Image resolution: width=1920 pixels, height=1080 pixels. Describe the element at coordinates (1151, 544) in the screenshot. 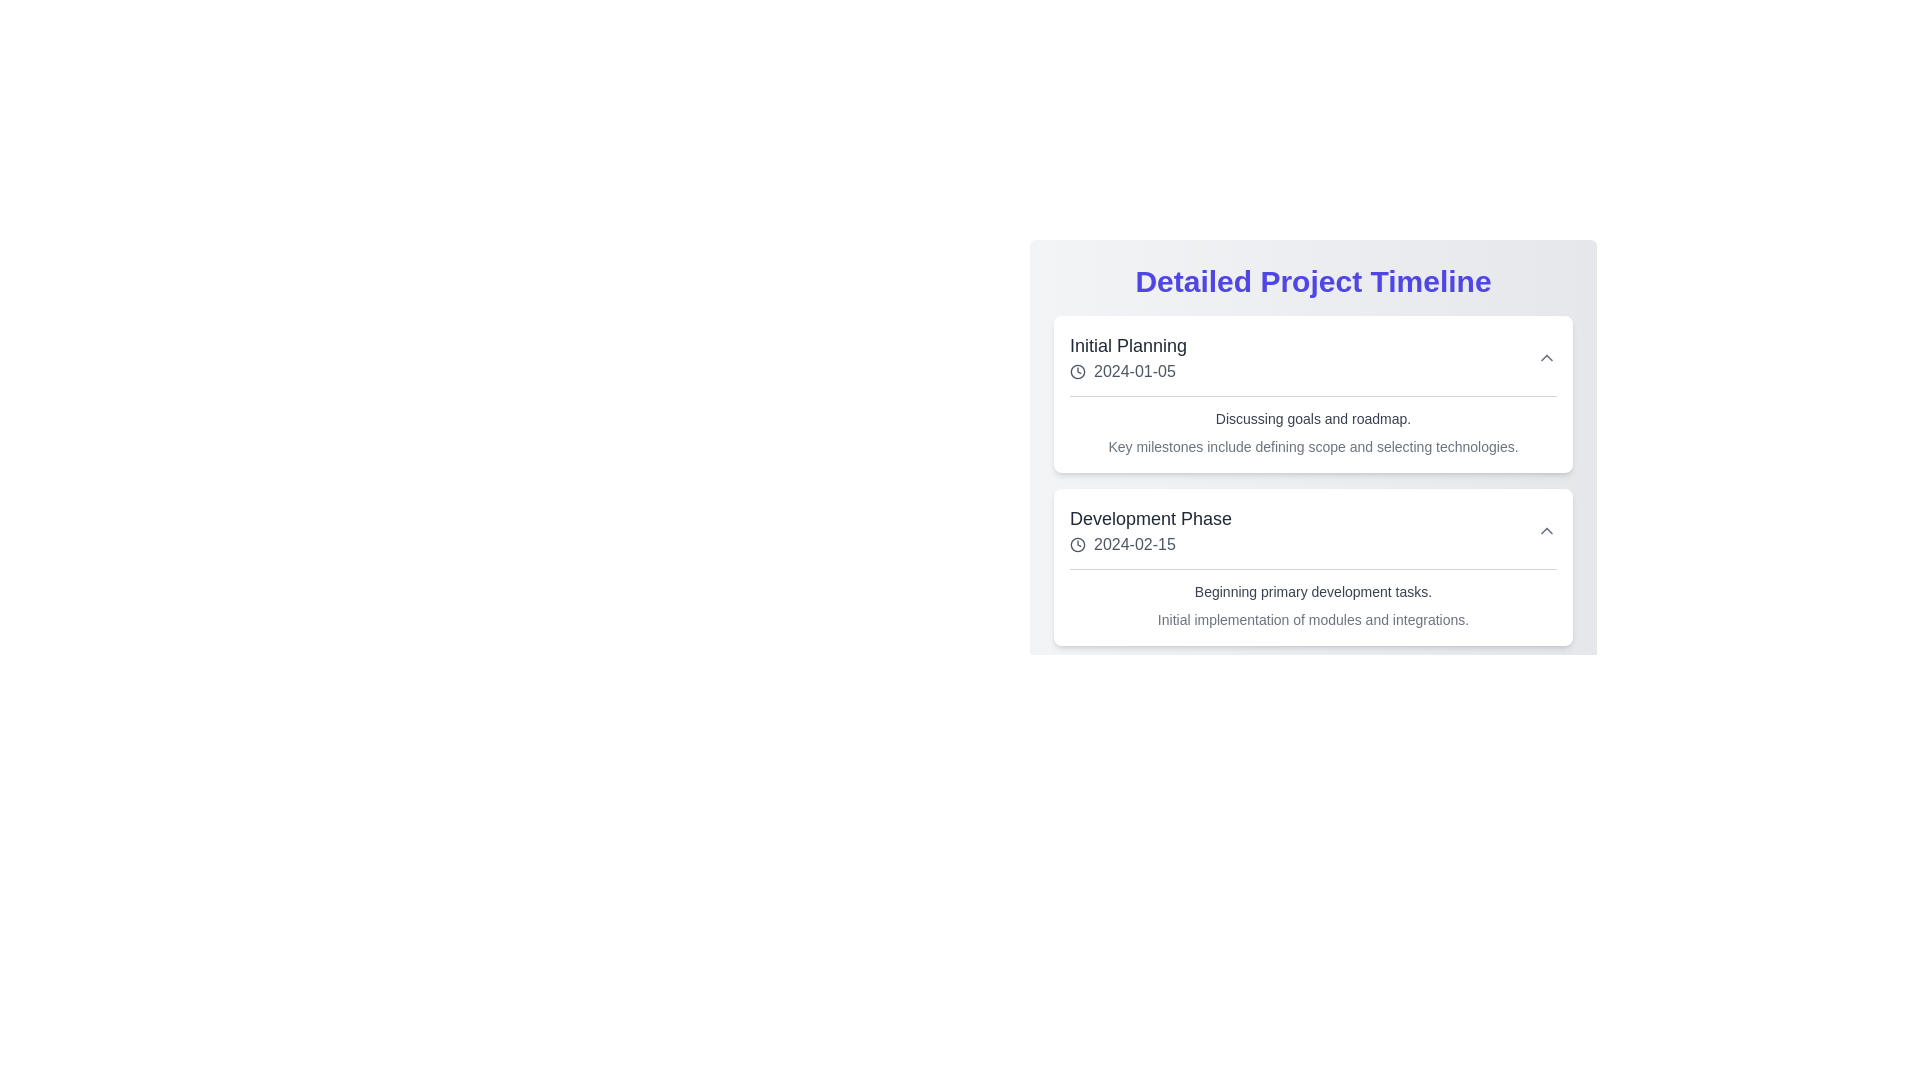

I see `the Label displaying the date '2024-02-15', which is positioned below the text 'Development Phase' and next to a clock icon` at that location.